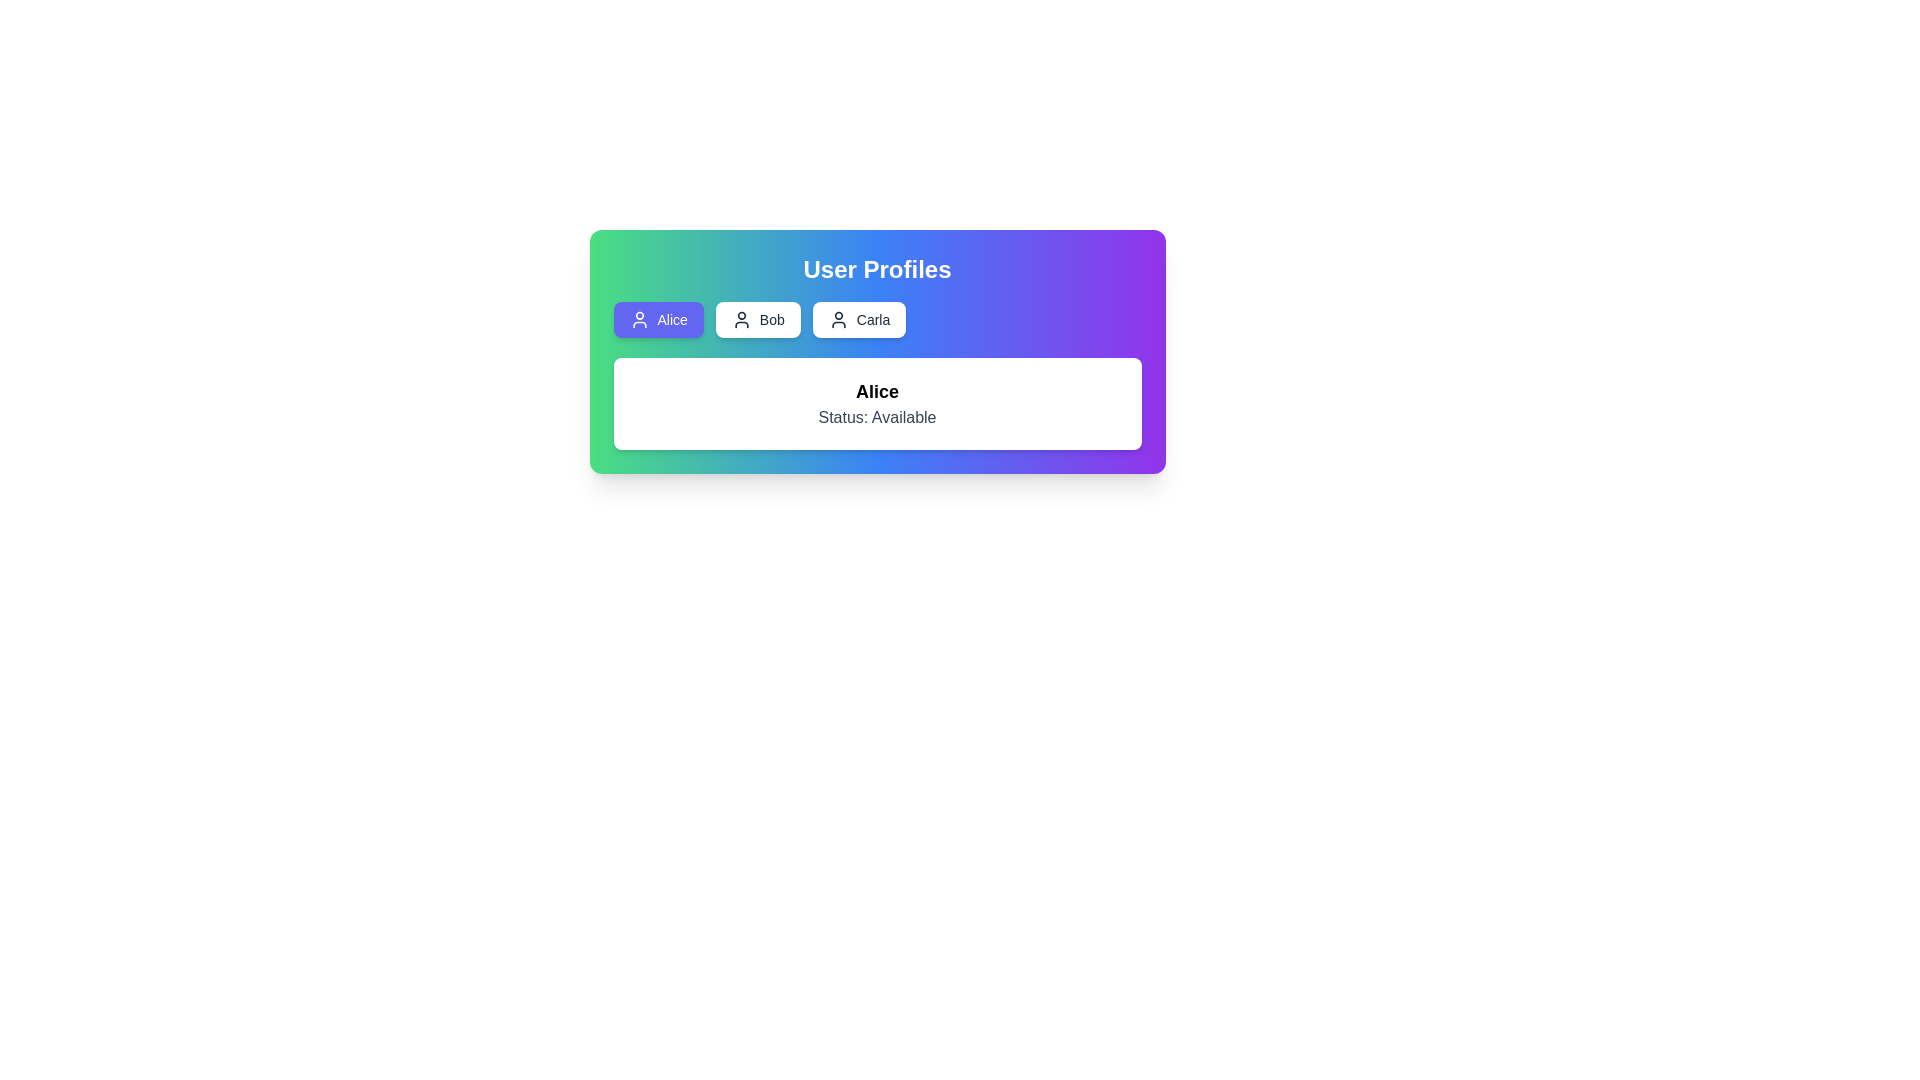  What do you see at coordinates (859, 319) in the screenshot?
I see `the button corresponding to the profile Carla` at bounding box center [859, 319].